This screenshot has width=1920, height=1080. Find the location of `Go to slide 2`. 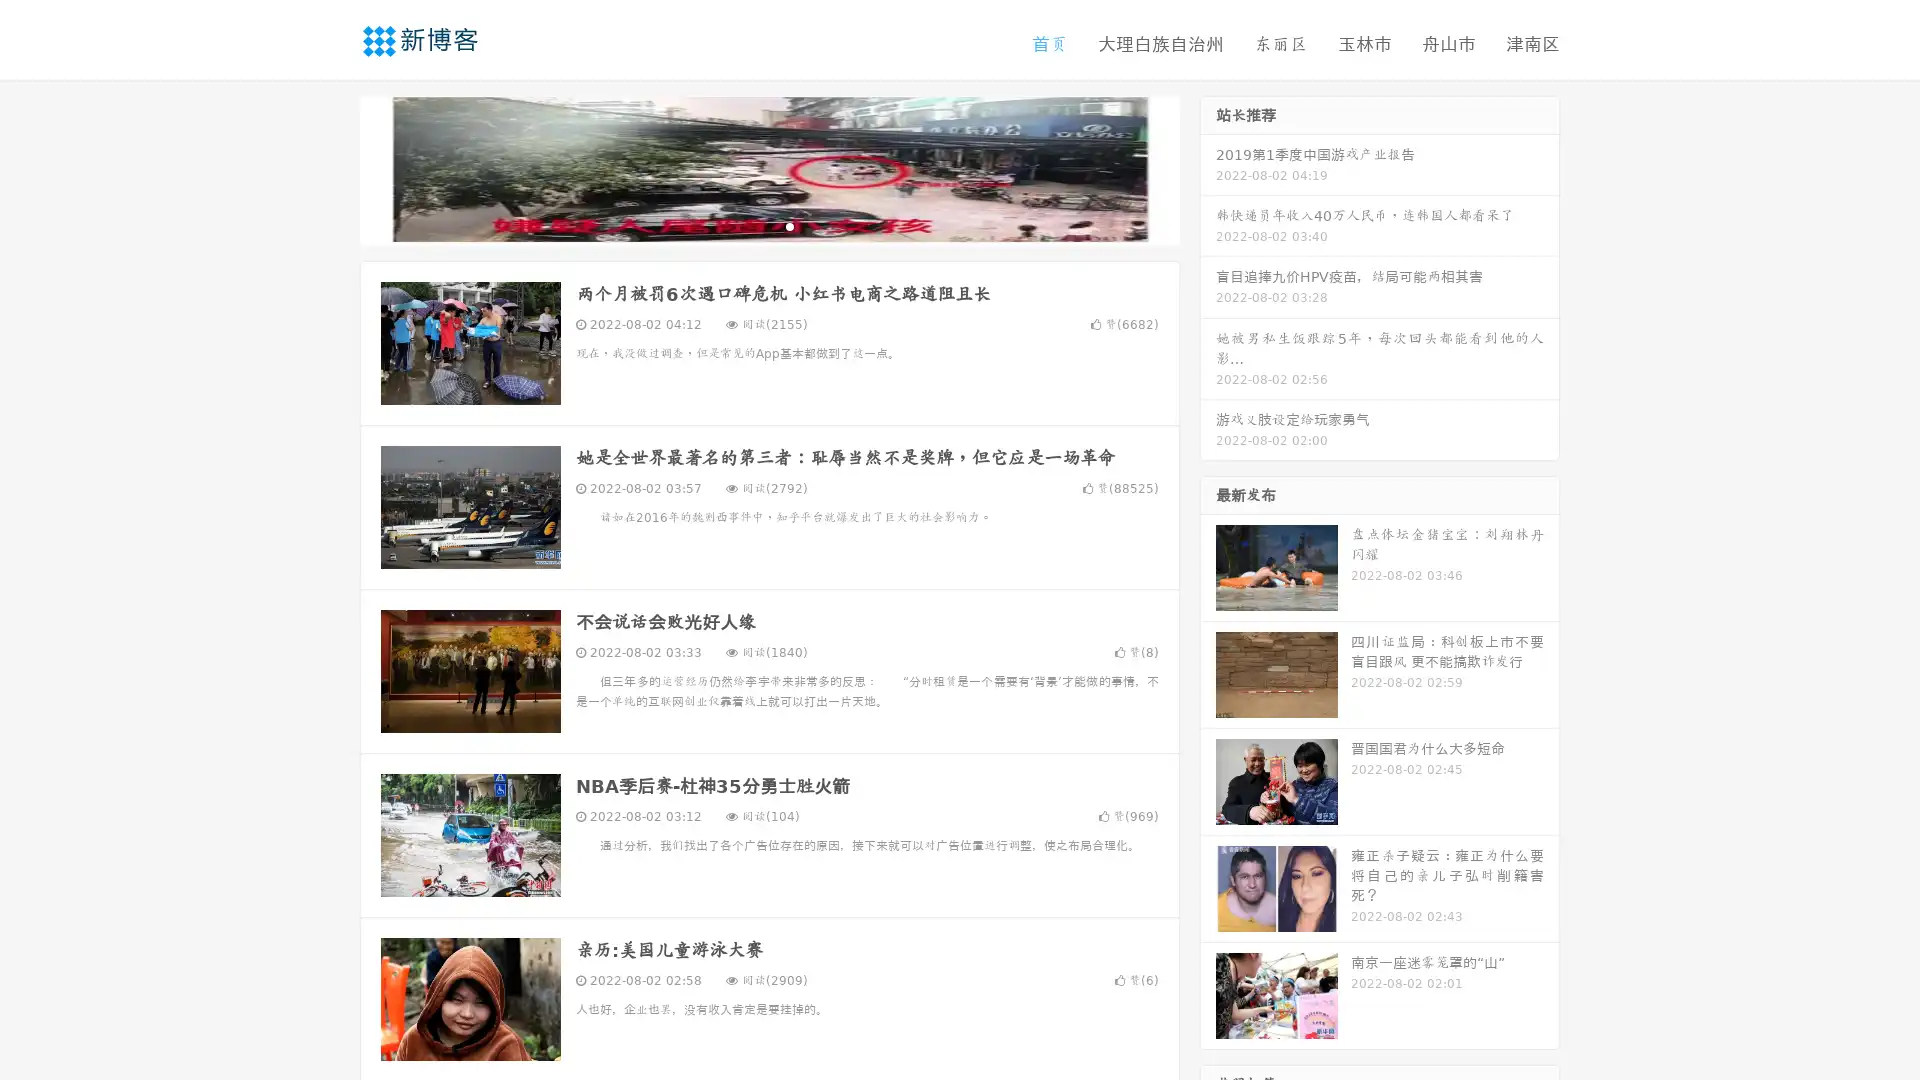

Go to slide 2 is located at coordinates (768, 225).